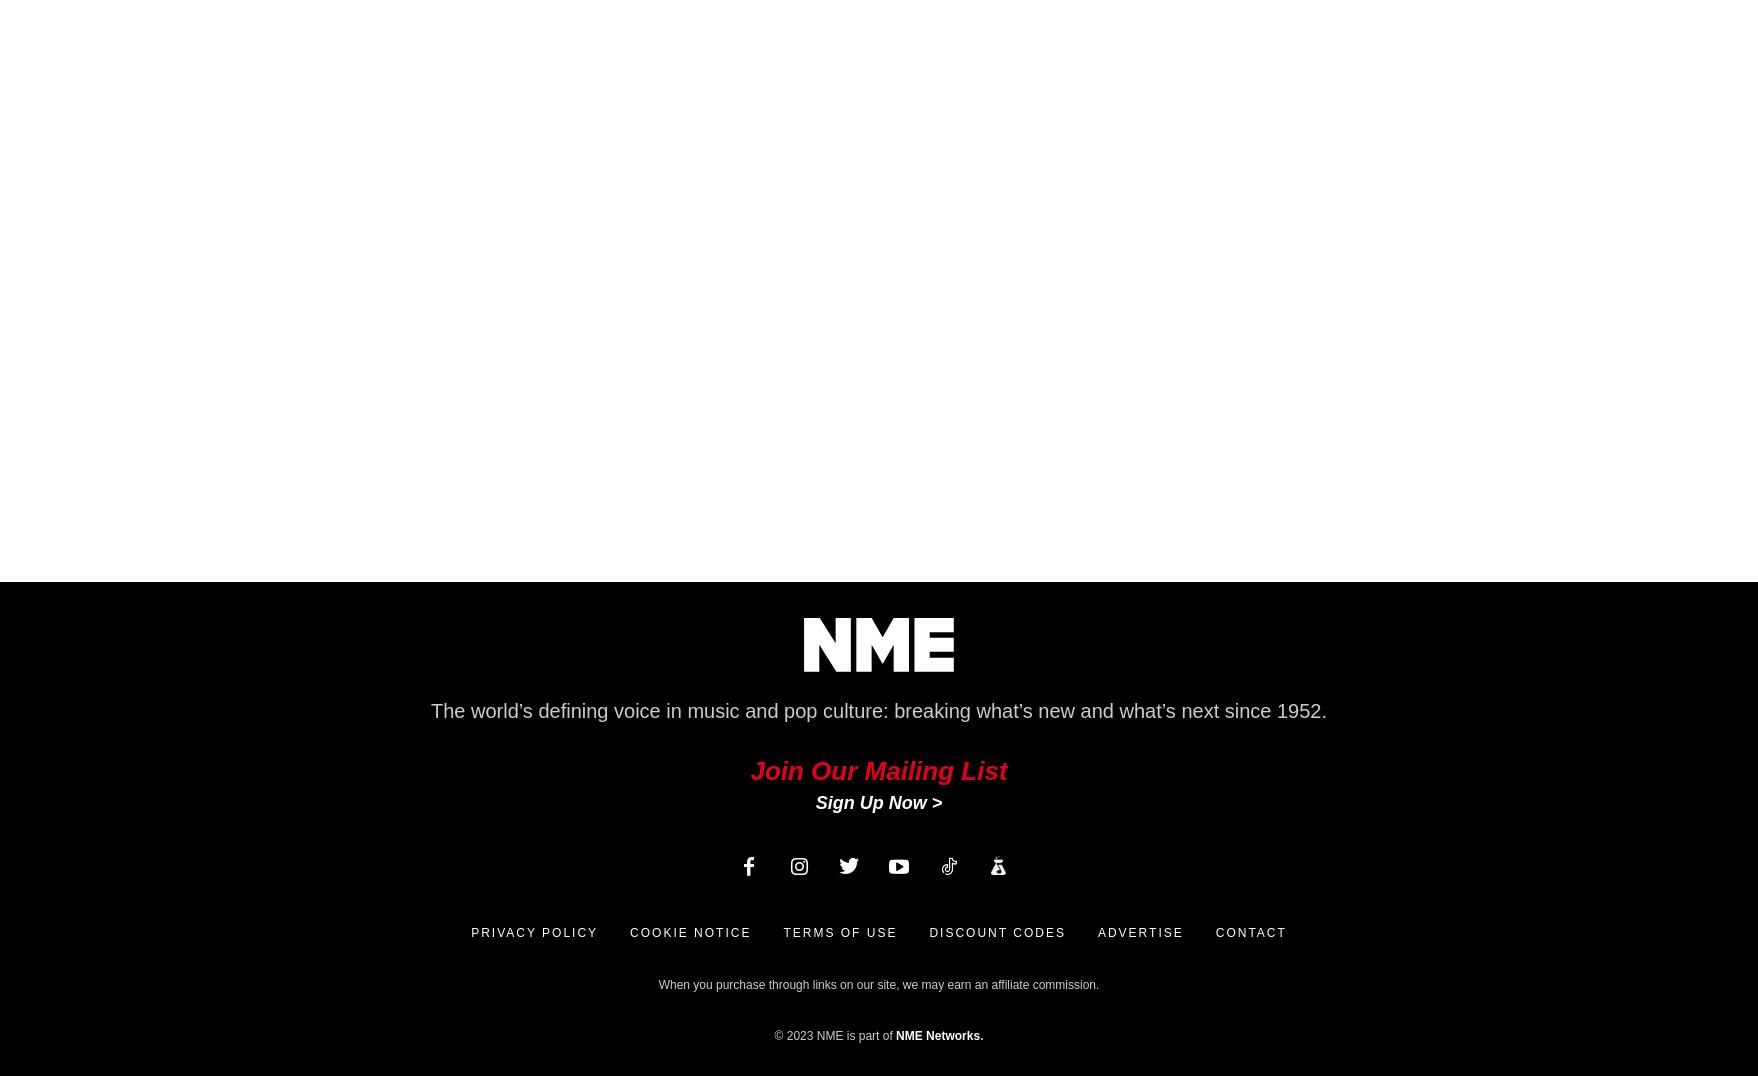 The height and width of the screenshot is (1076, 1758). Describe the element at coordinates (980, 1035) in the screenshot. I see `'.'` at that location.